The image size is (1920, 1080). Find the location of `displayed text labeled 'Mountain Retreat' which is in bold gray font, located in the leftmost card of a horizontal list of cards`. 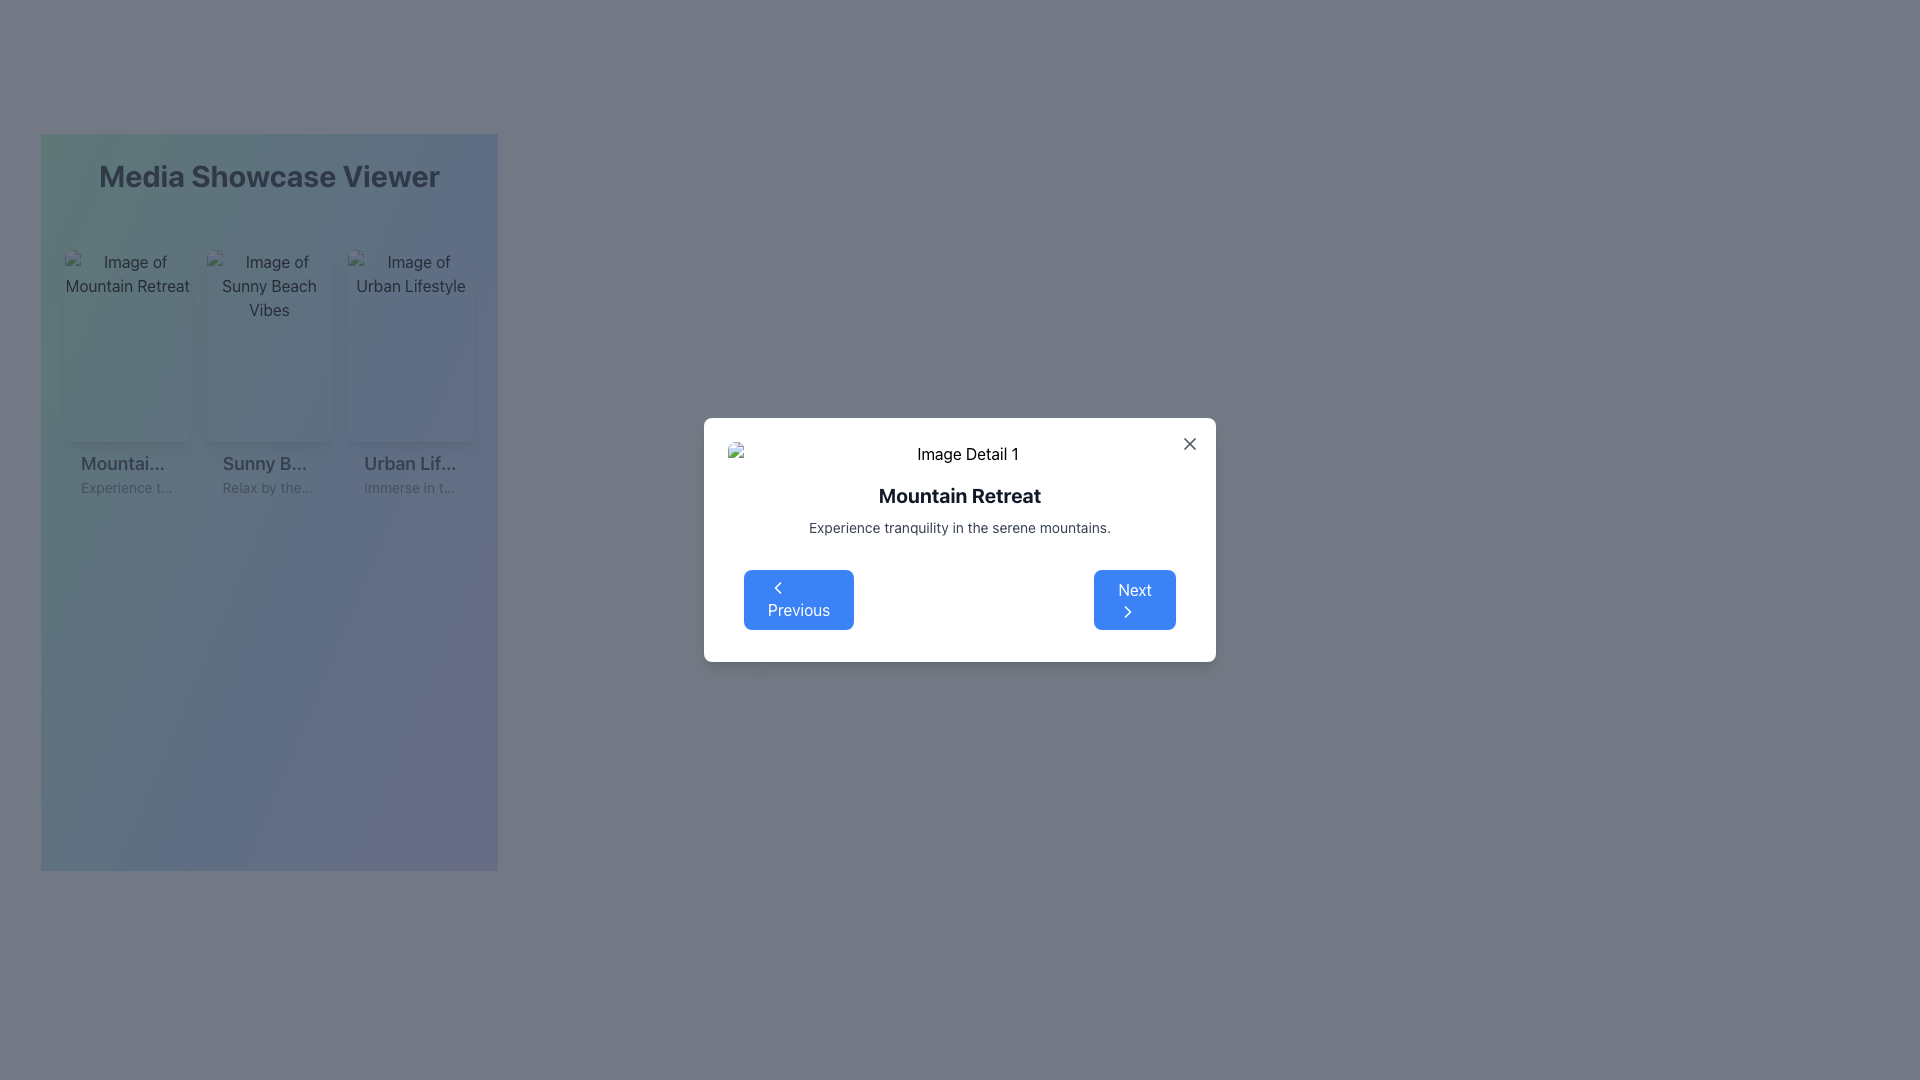

displayed text labeled 'Mountain Retreat' which is in bold gray font, located in the leftmost card of a horizontal list of cards is located at coordinates (126, 463).